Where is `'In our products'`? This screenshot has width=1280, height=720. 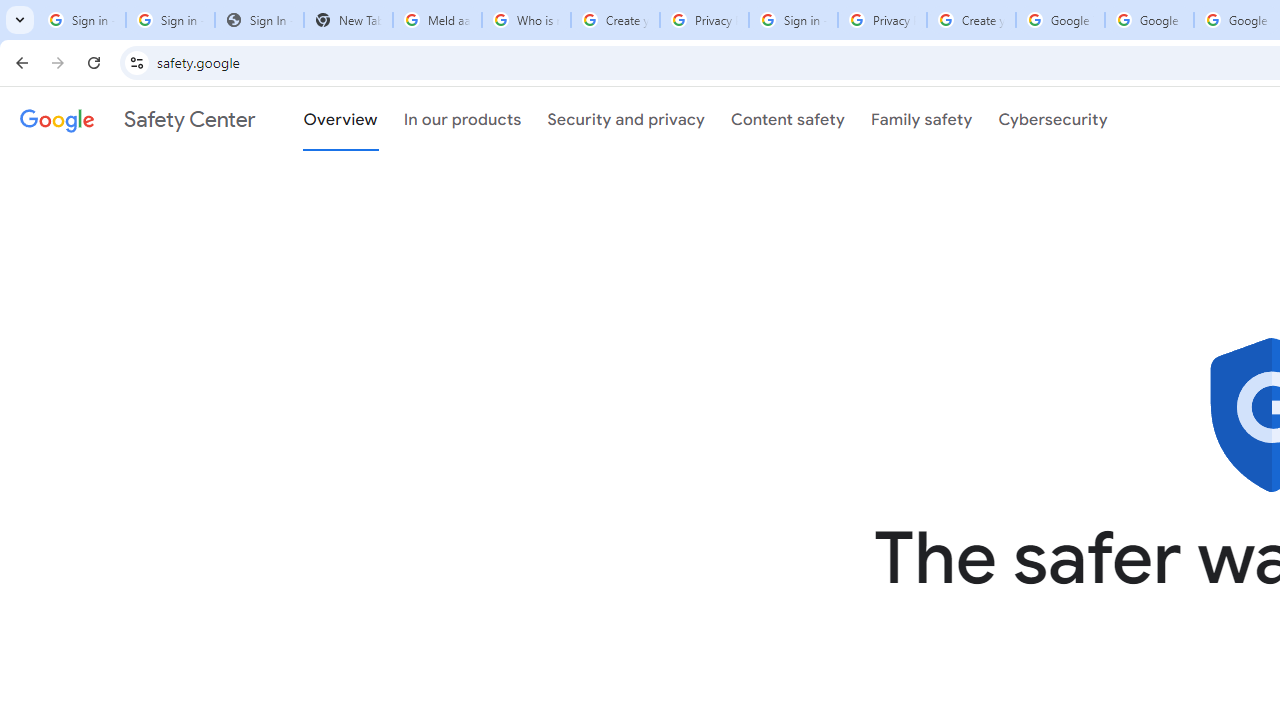
'In our products' is located at coordinates (461, 119).